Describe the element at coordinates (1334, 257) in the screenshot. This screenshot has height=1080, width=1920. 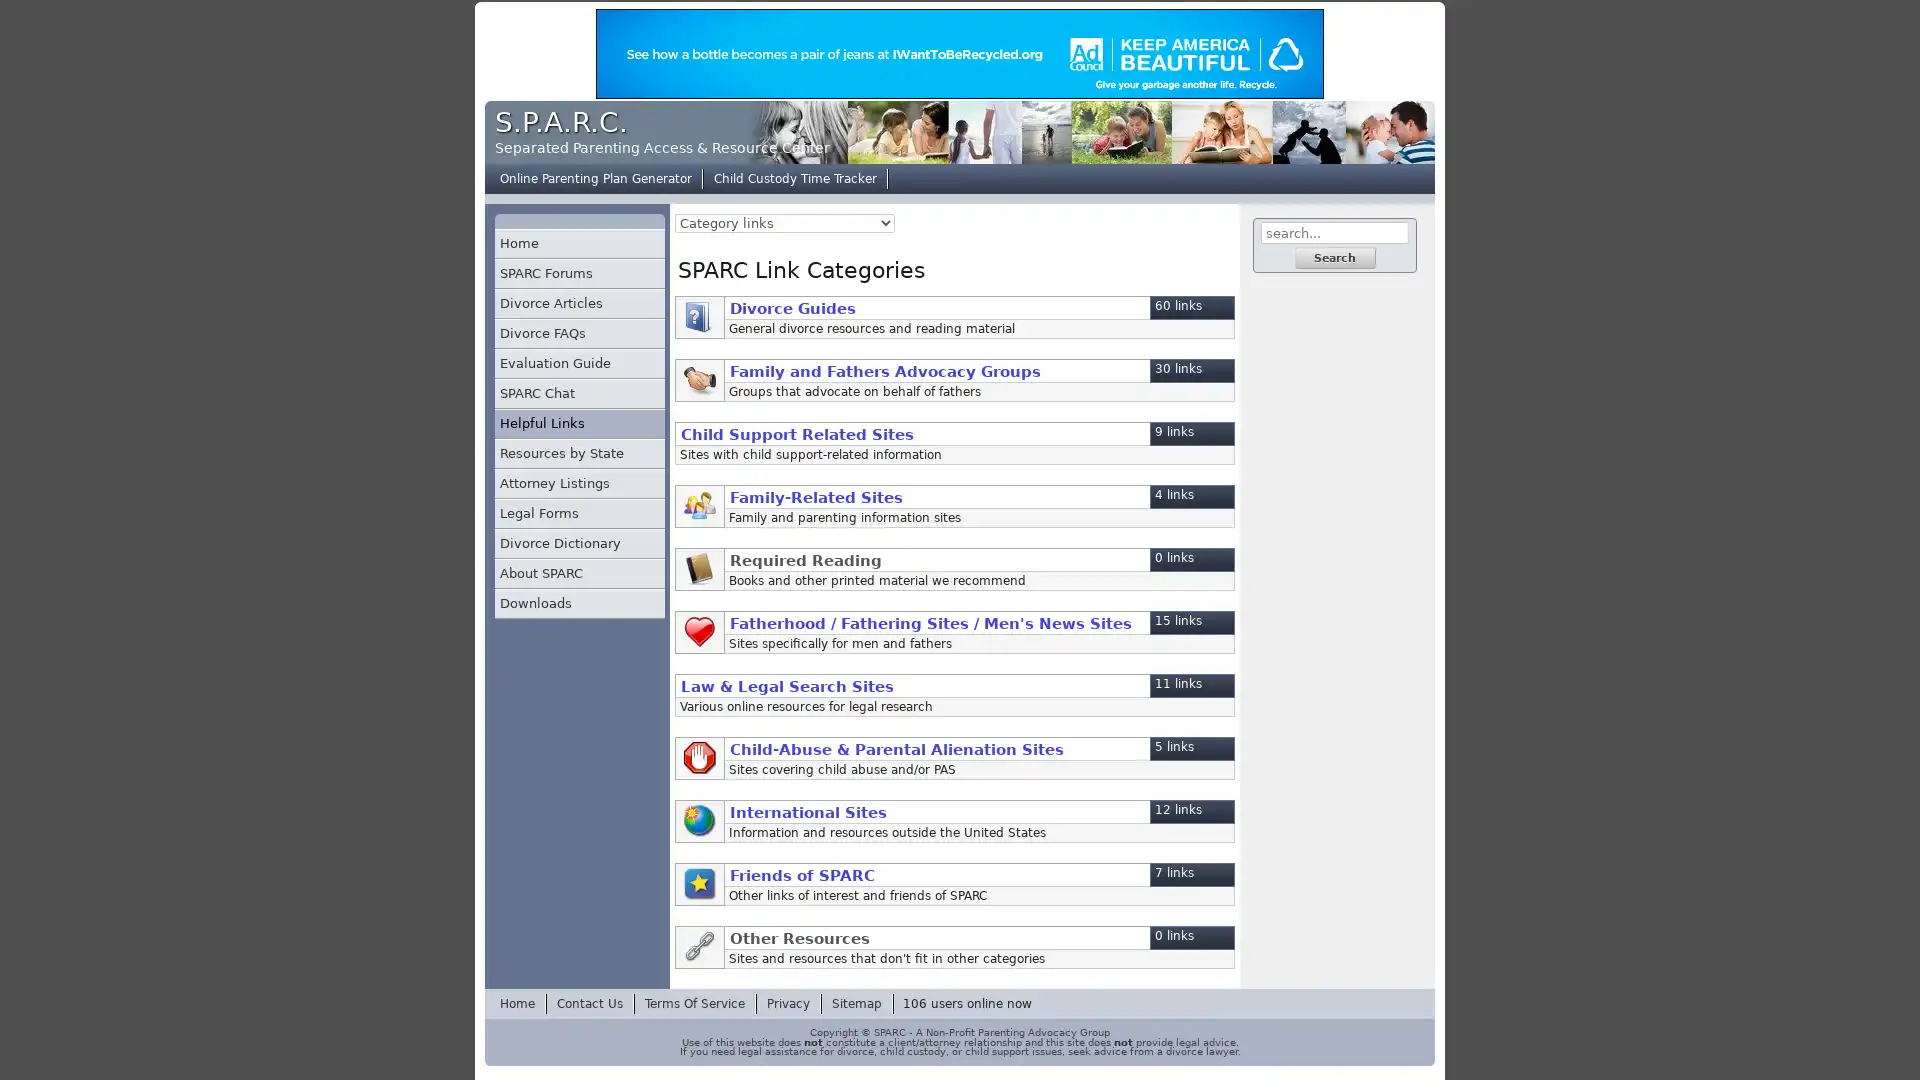
I see `Search` at that location.